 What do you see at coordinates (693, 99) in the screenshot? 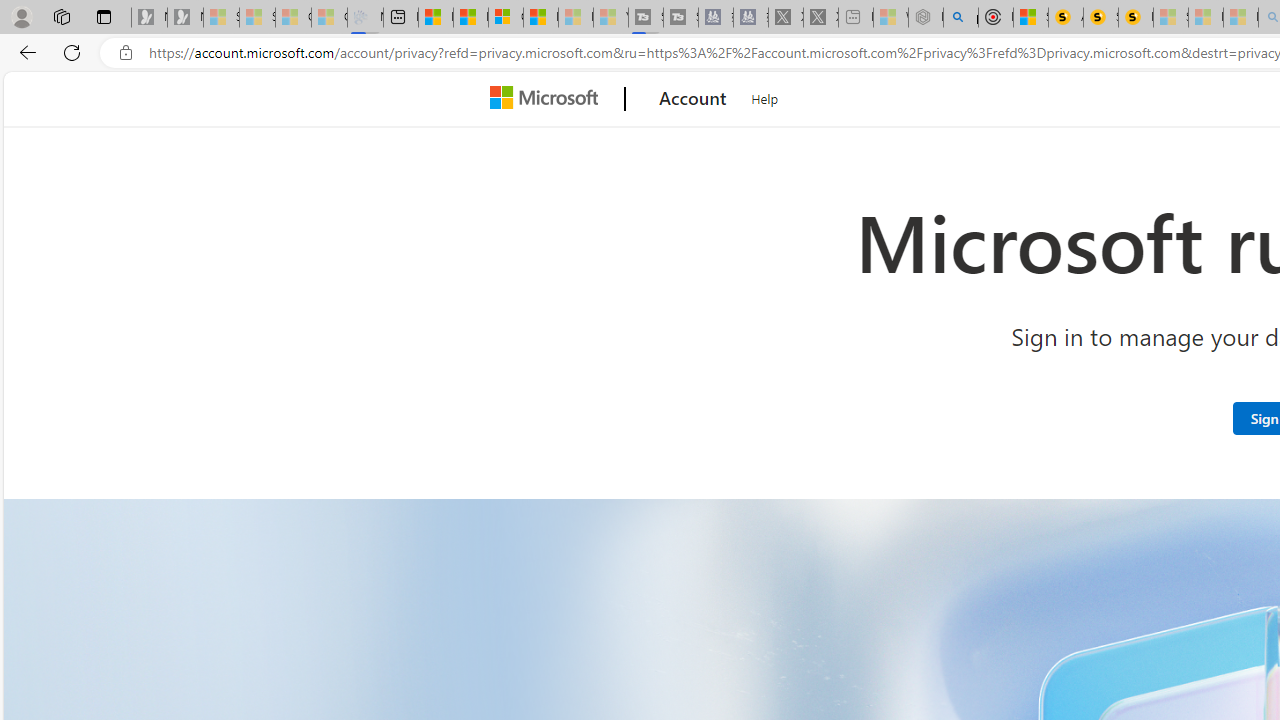
I see `'Account'` at bounding box center [693, 99].